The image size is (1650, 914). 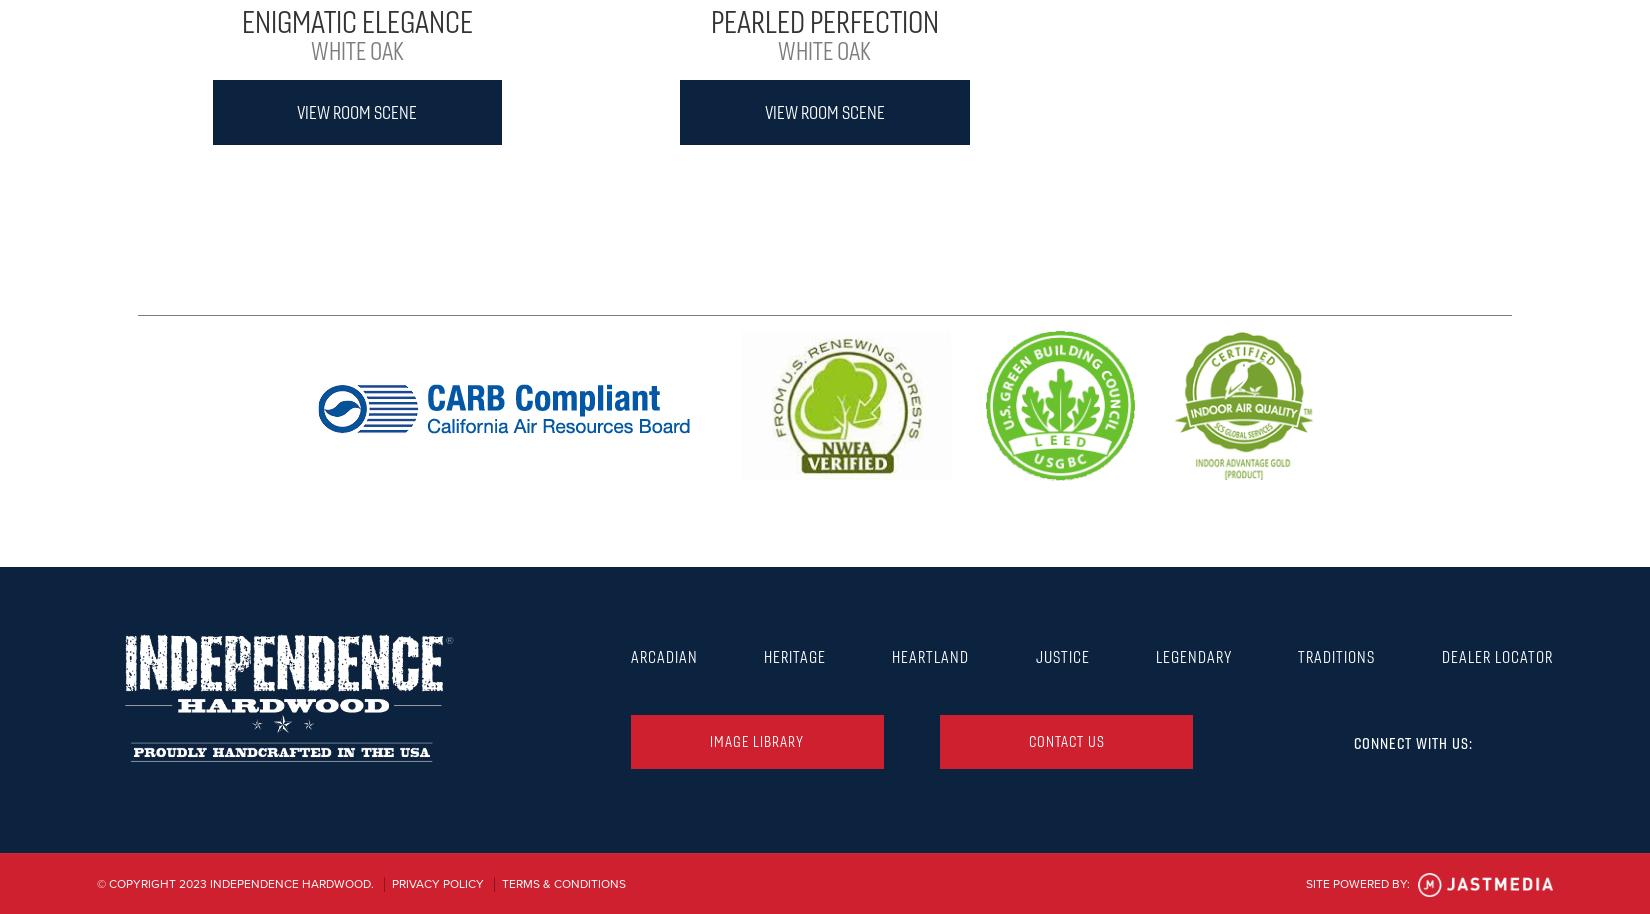 I want to click on 'Site Powered by:', so click(x=1357, y=882).